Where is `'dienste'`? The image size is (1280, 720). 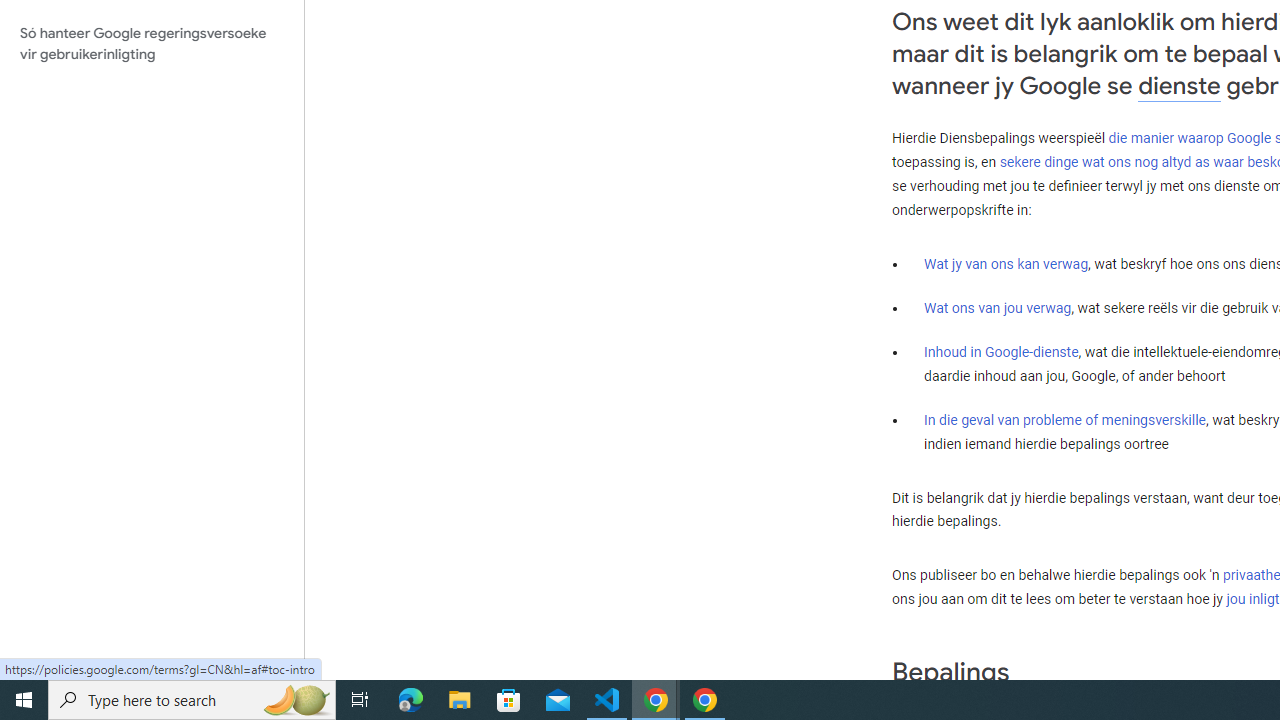
'dienste' is located at coordinates (1179, 85).